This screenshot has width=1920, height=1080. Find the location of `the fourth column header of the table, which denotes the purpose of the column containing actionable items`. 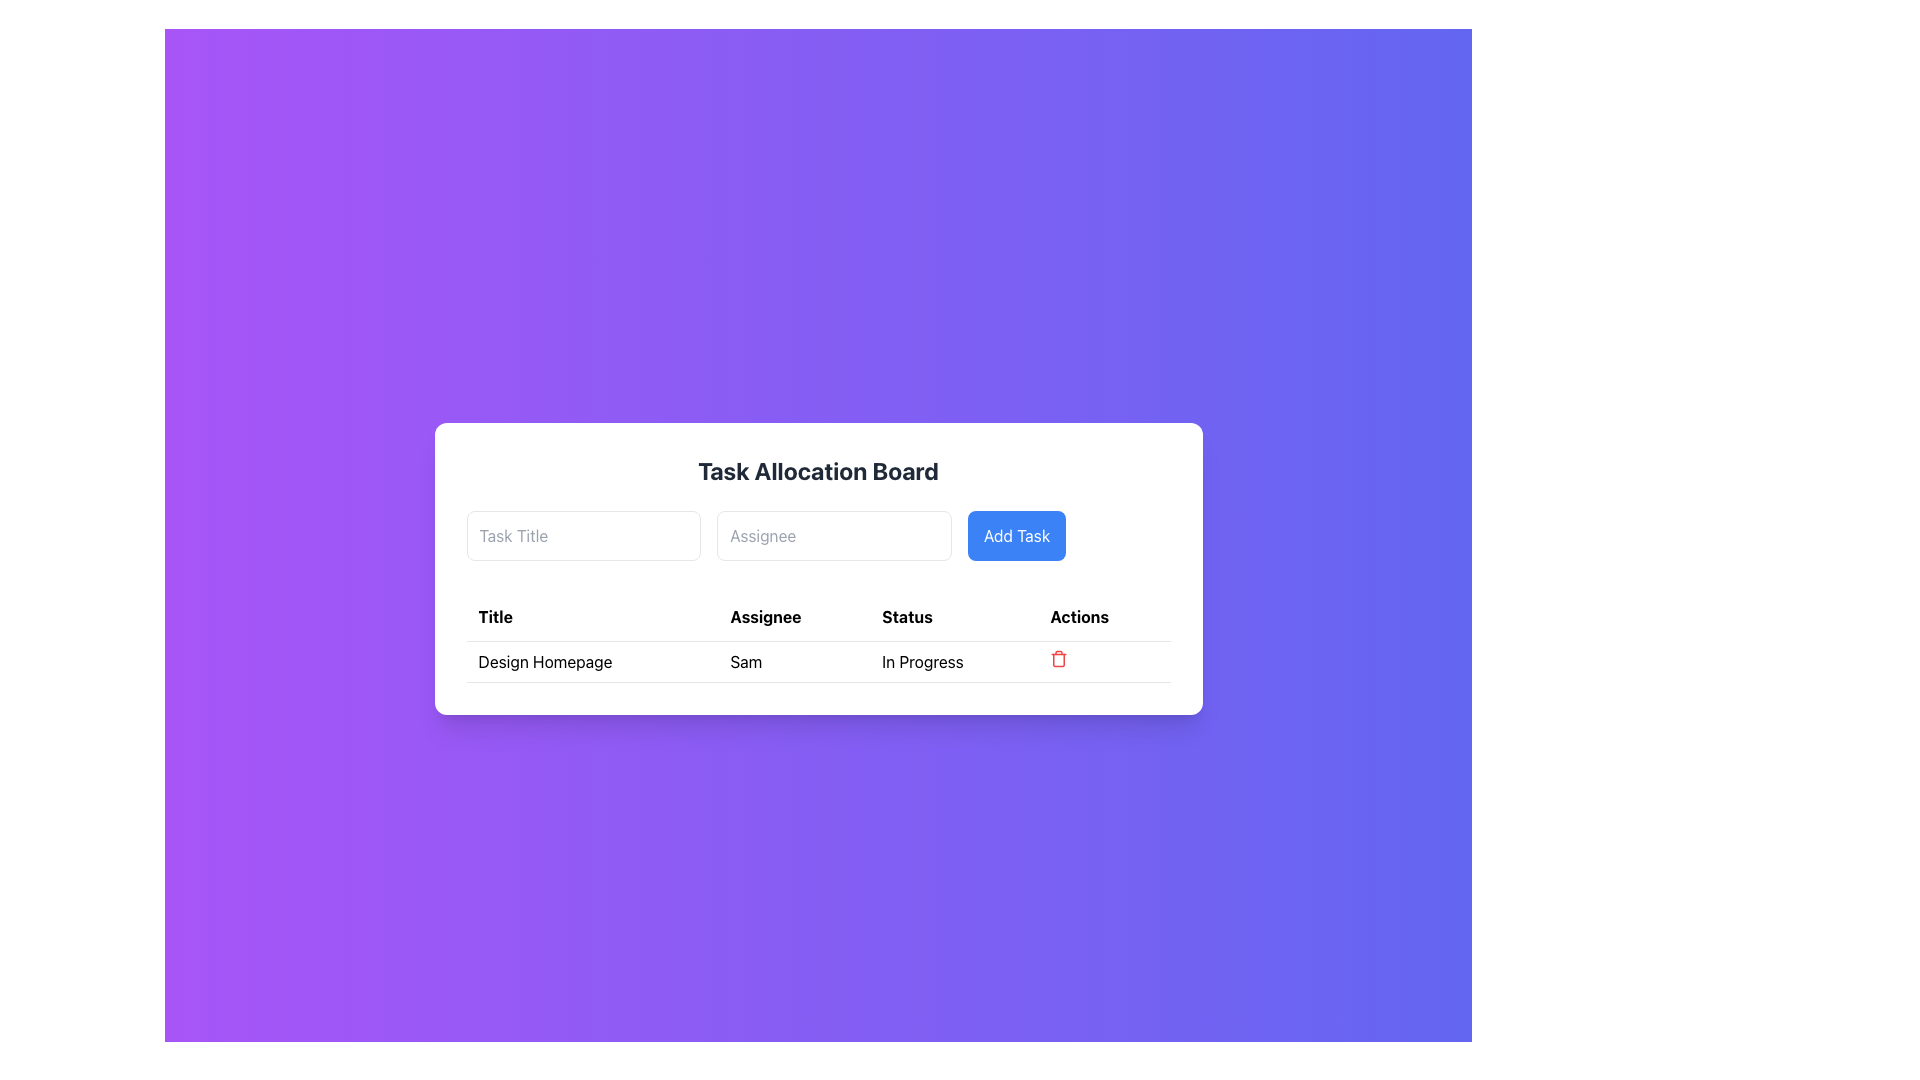

the fourth column header of the table, which denotes the purpose of the column containing actionable items is located at coordinates (1103, 616).